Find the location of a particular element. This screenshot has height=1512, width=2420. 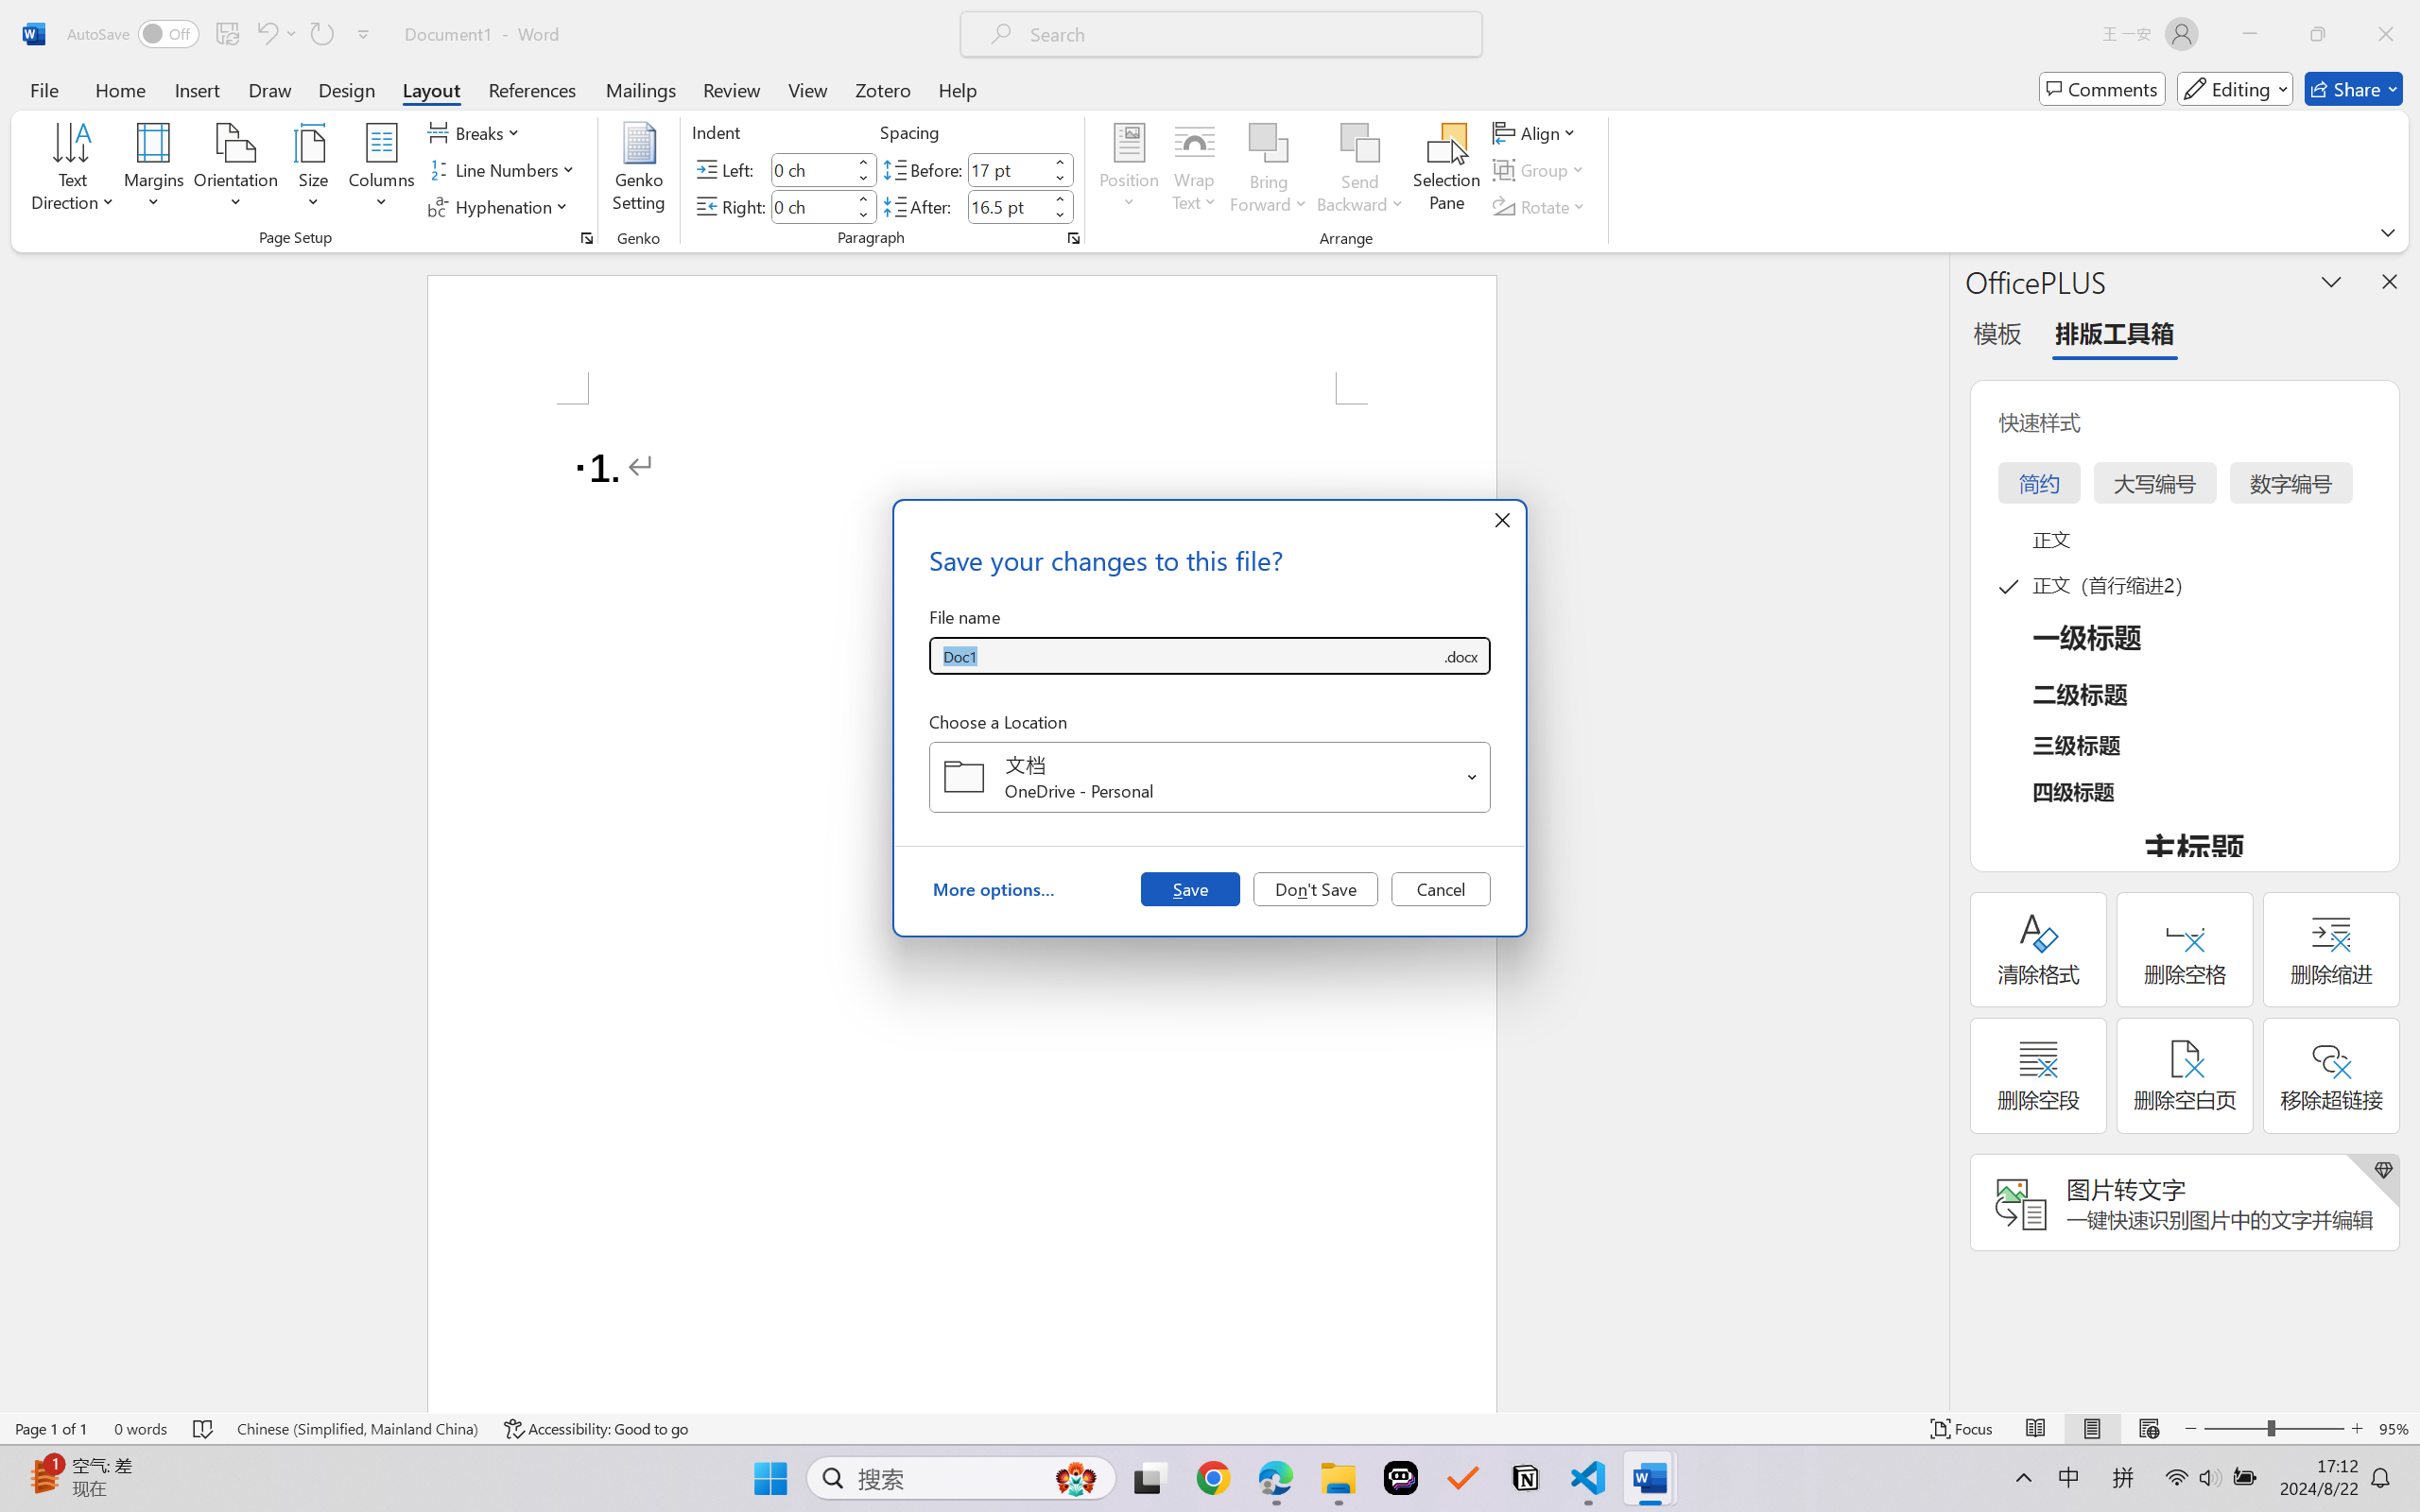

'Rotate' is located at coordinates (1540, 207).